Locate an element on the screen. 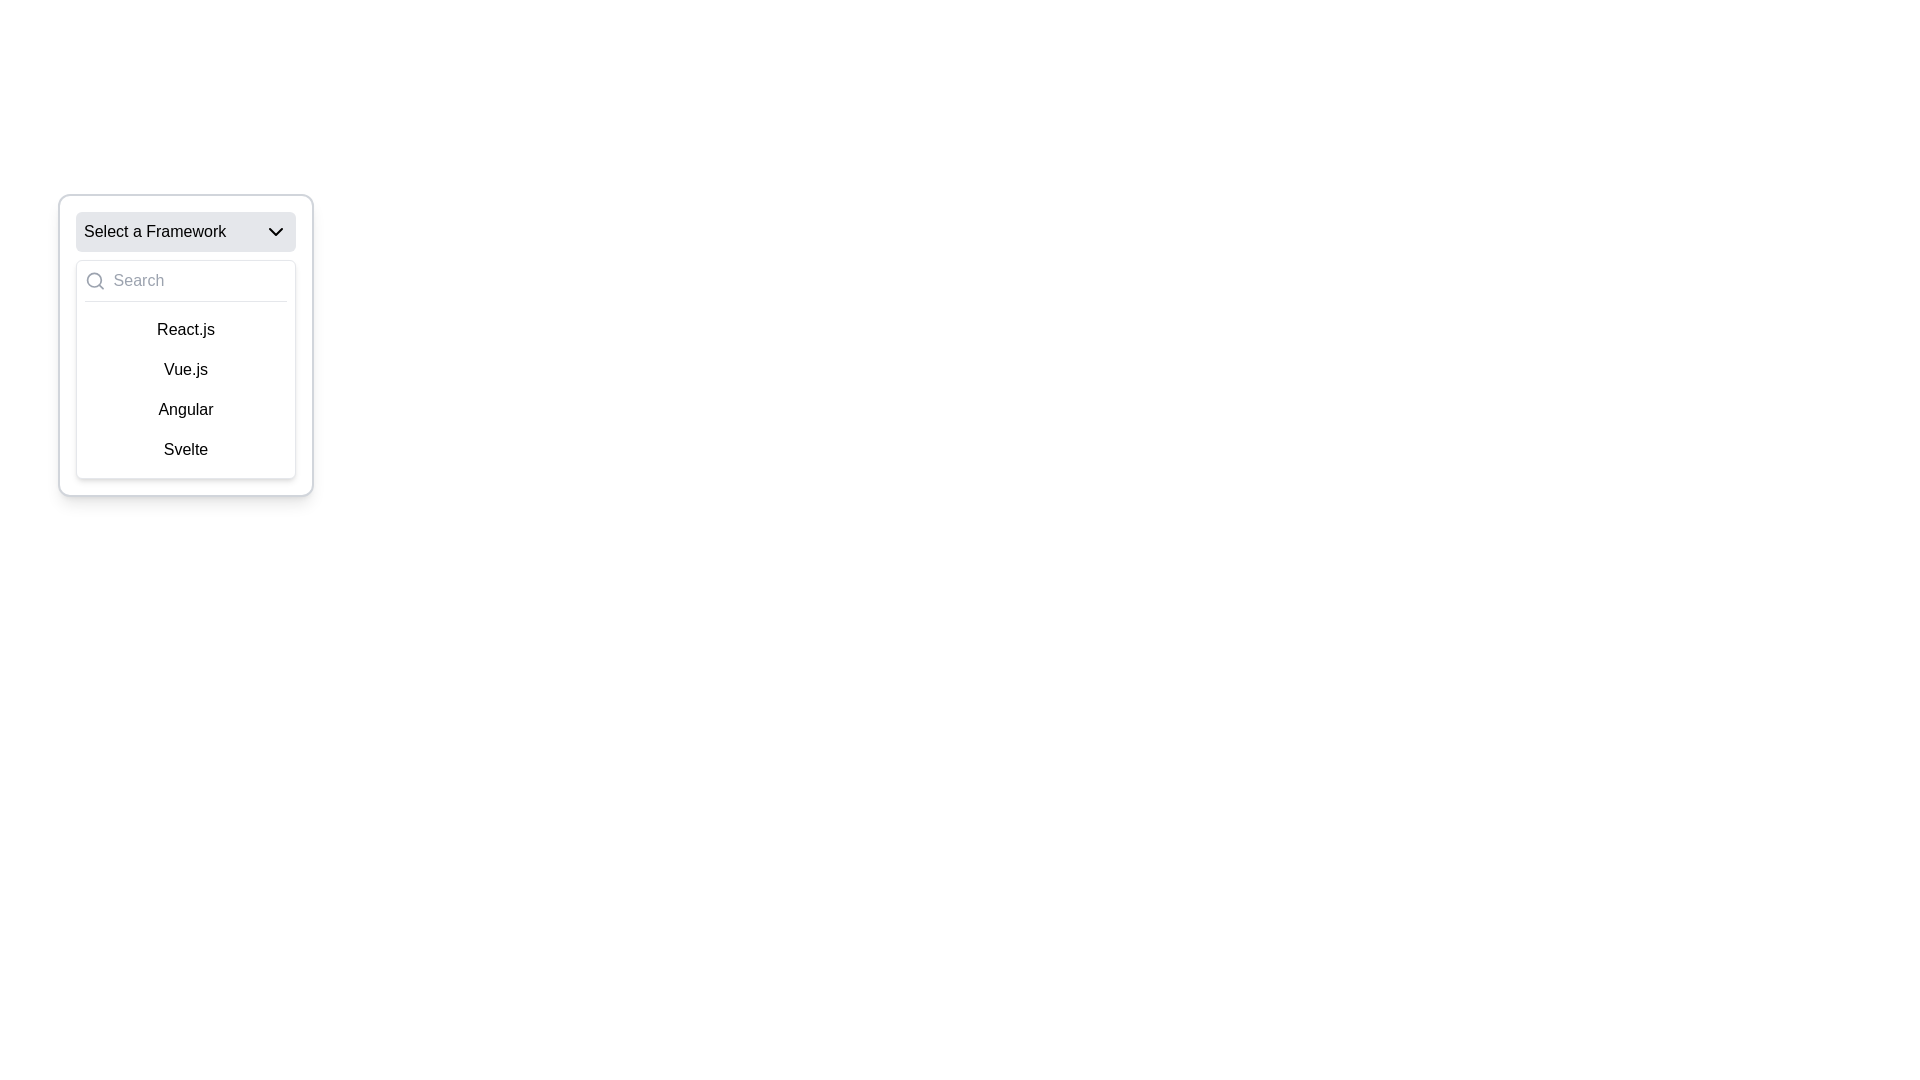  the 'Angular' menu option in the dropdown list is located at coordinates (186, 408).